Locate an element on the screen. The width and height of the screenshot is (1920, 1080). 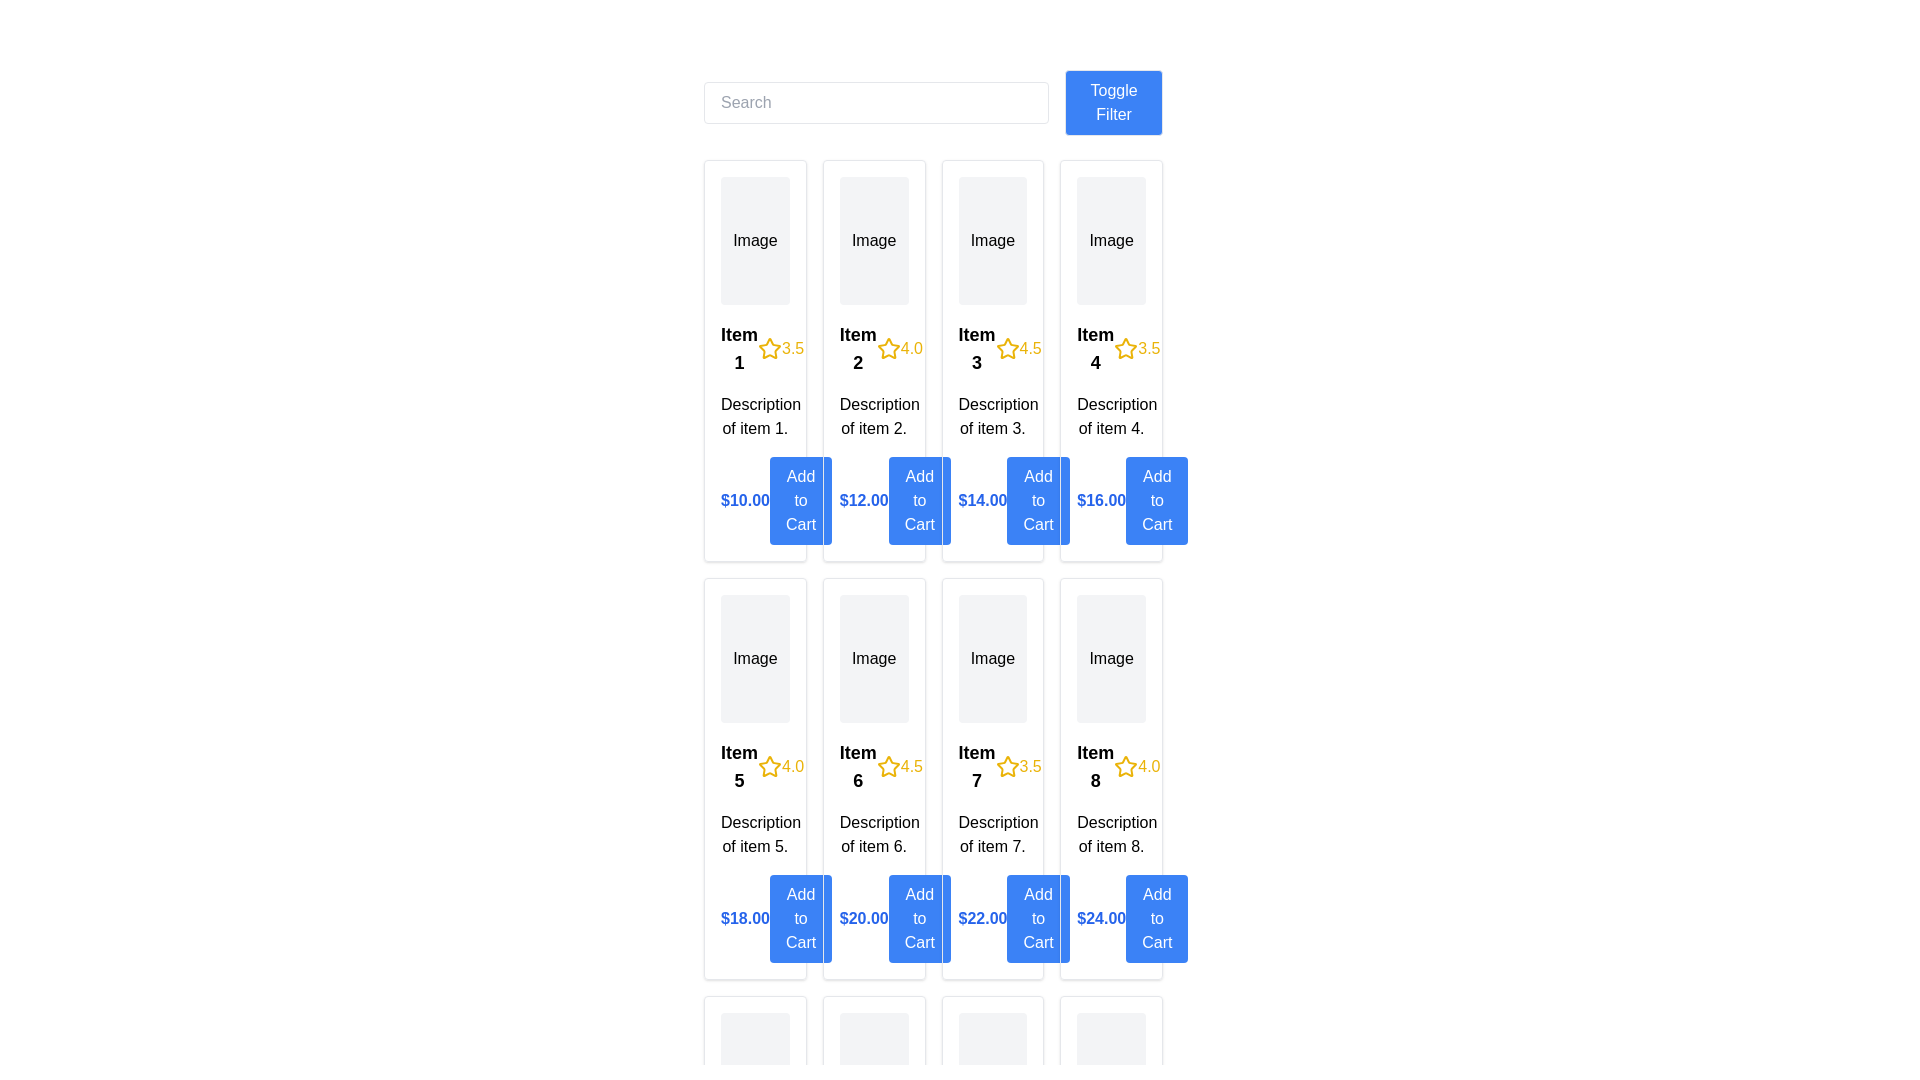
fourth star icon in the rating bar for 'Item 6', which visually indicates a partially filled rating score is located at coordinates (887, 765).